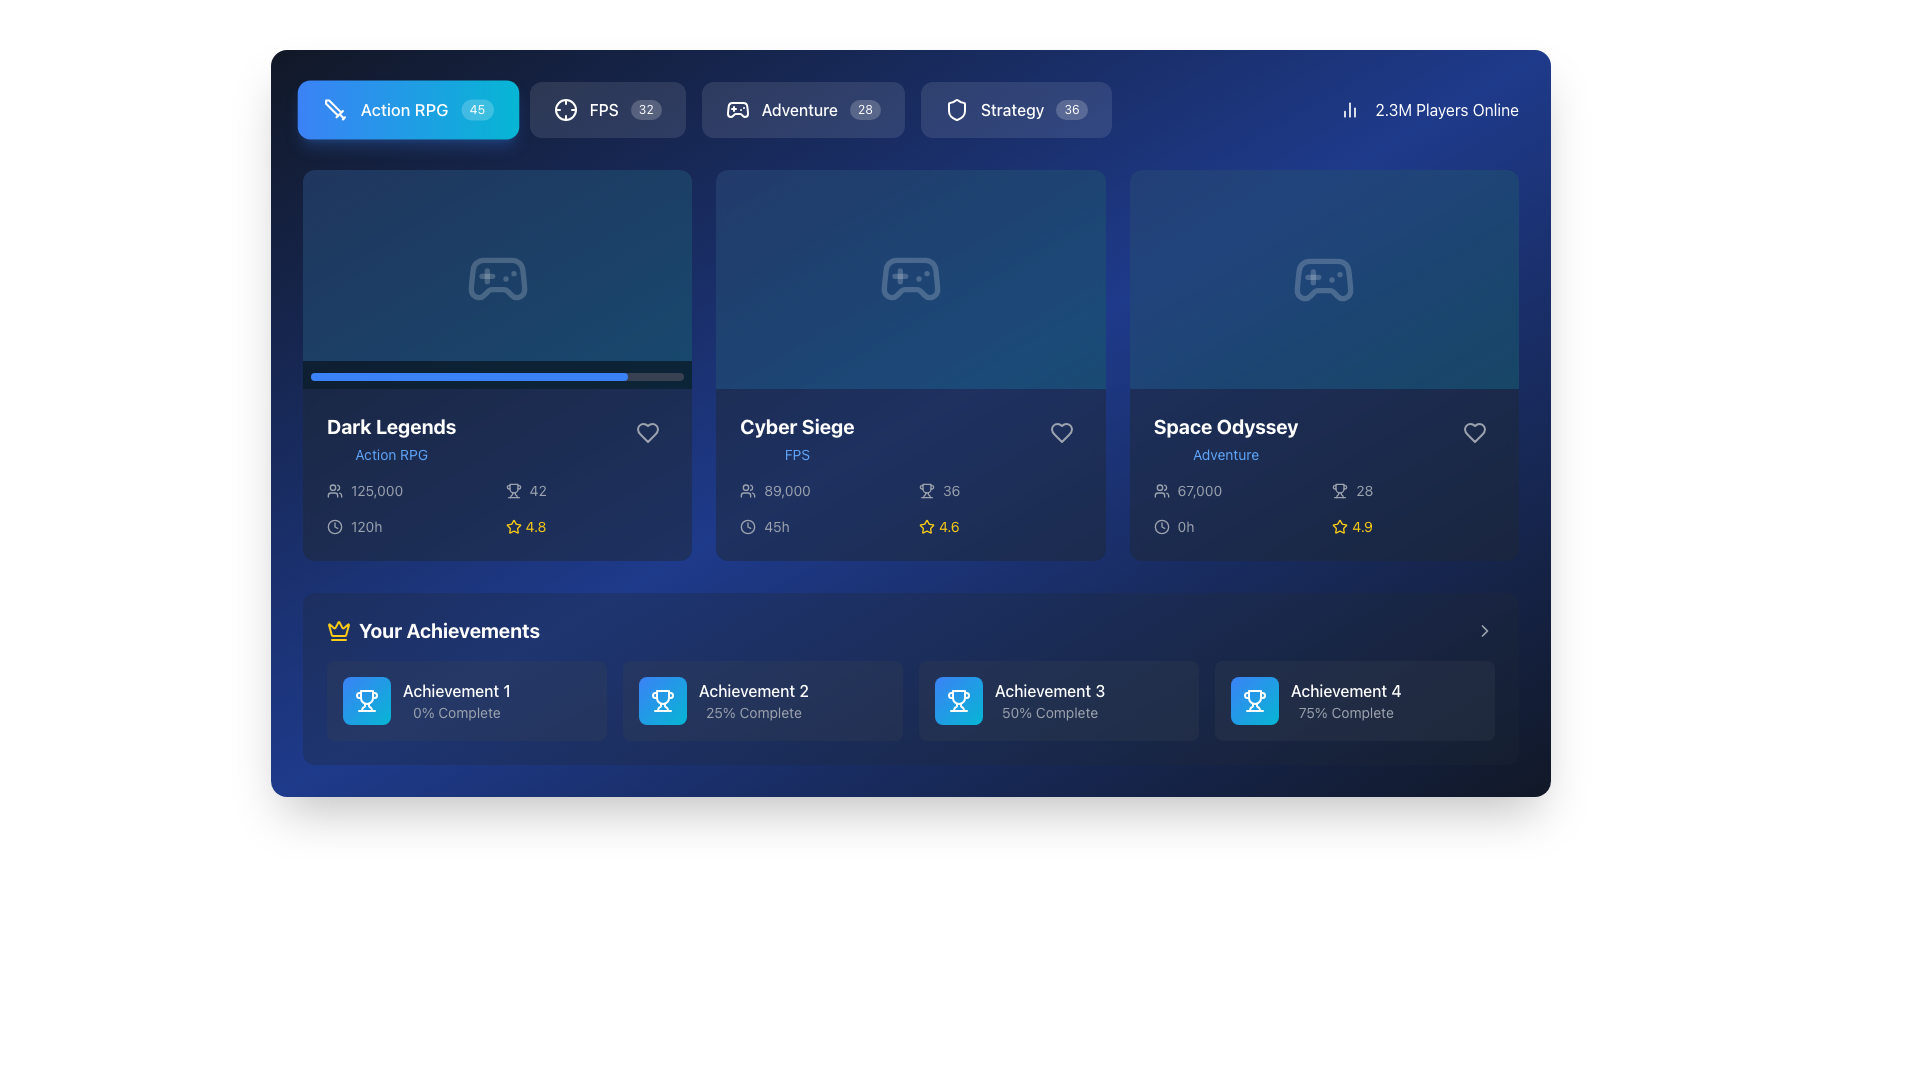 The image size is (1920, 1080). Describe the element at coordinates (925, 525) in the screenshot. I see `the star-rating icon located at the bottom-center of the 'Cyber Siege' game card, which visually indicates the game's rating` at that location.